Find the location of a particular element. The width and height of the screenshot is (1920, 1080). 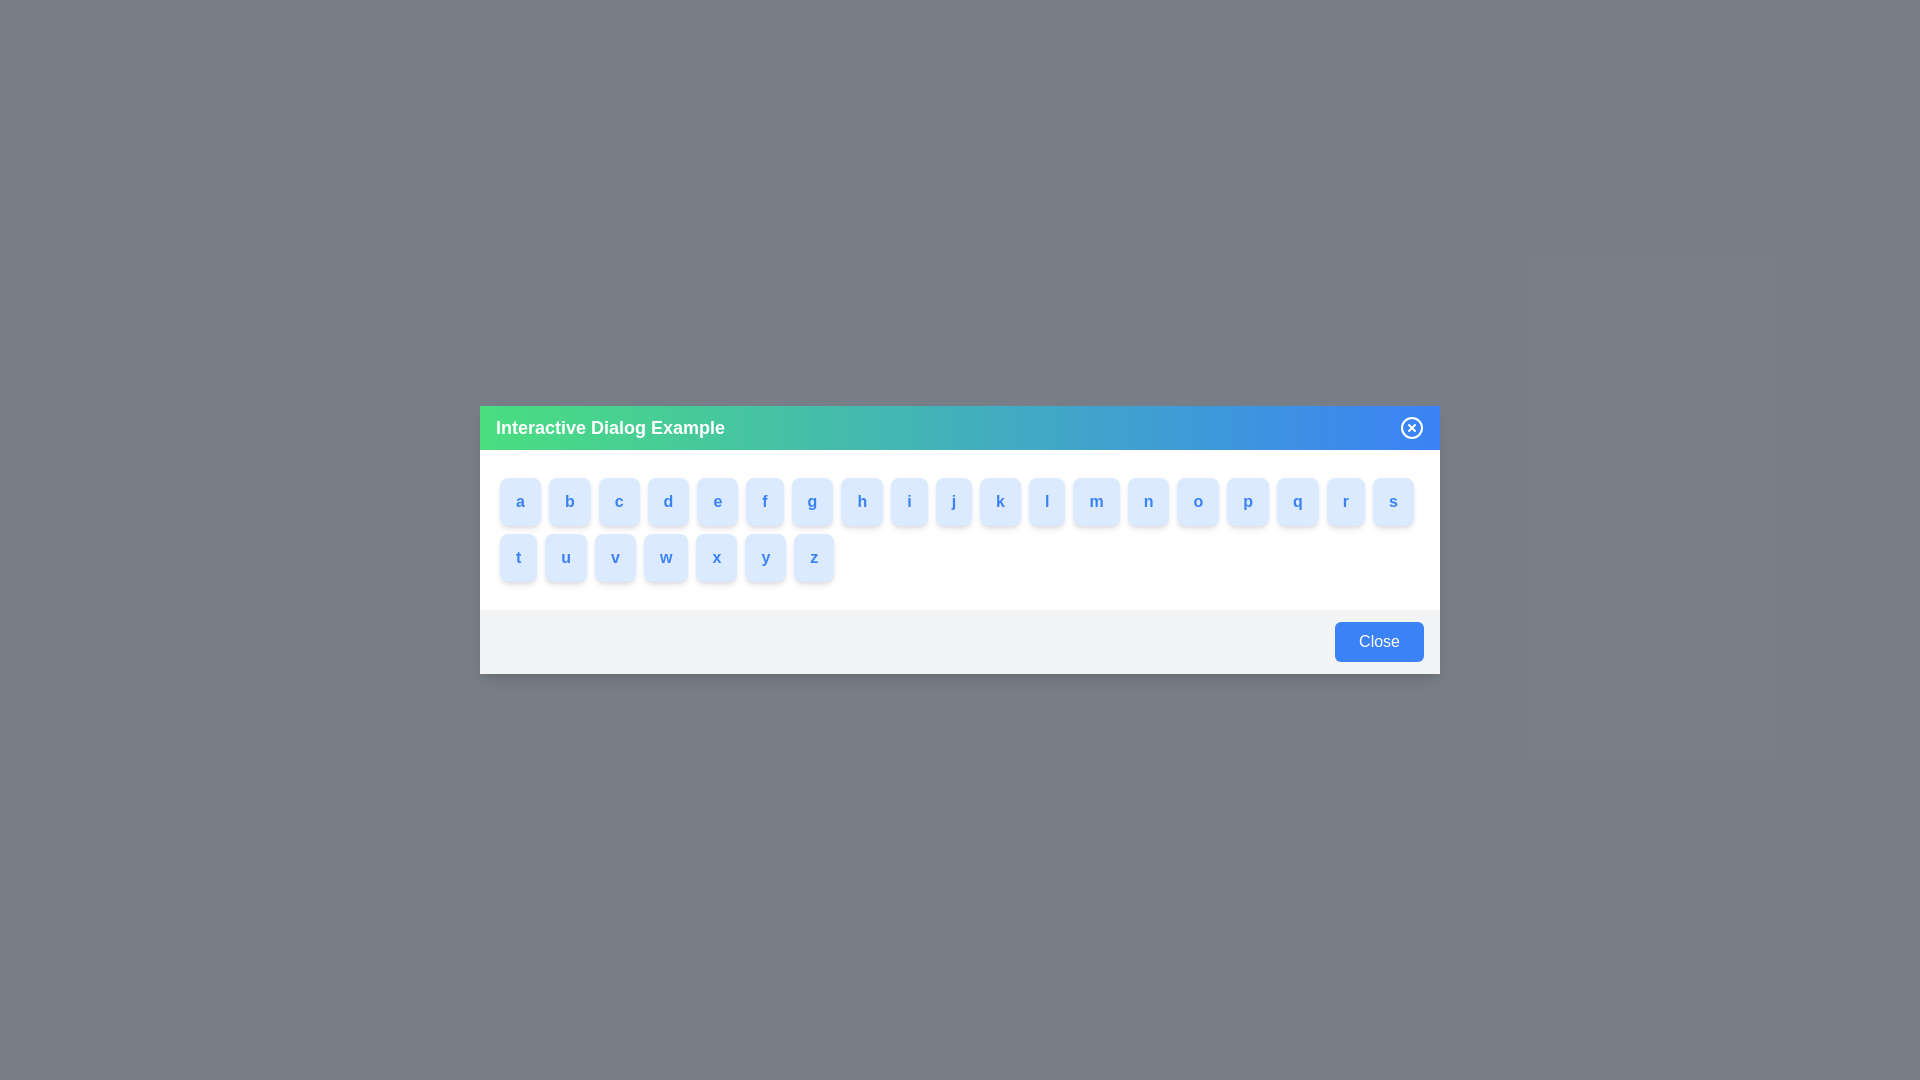

the button labeled with c is located at coordinates (618, 500).